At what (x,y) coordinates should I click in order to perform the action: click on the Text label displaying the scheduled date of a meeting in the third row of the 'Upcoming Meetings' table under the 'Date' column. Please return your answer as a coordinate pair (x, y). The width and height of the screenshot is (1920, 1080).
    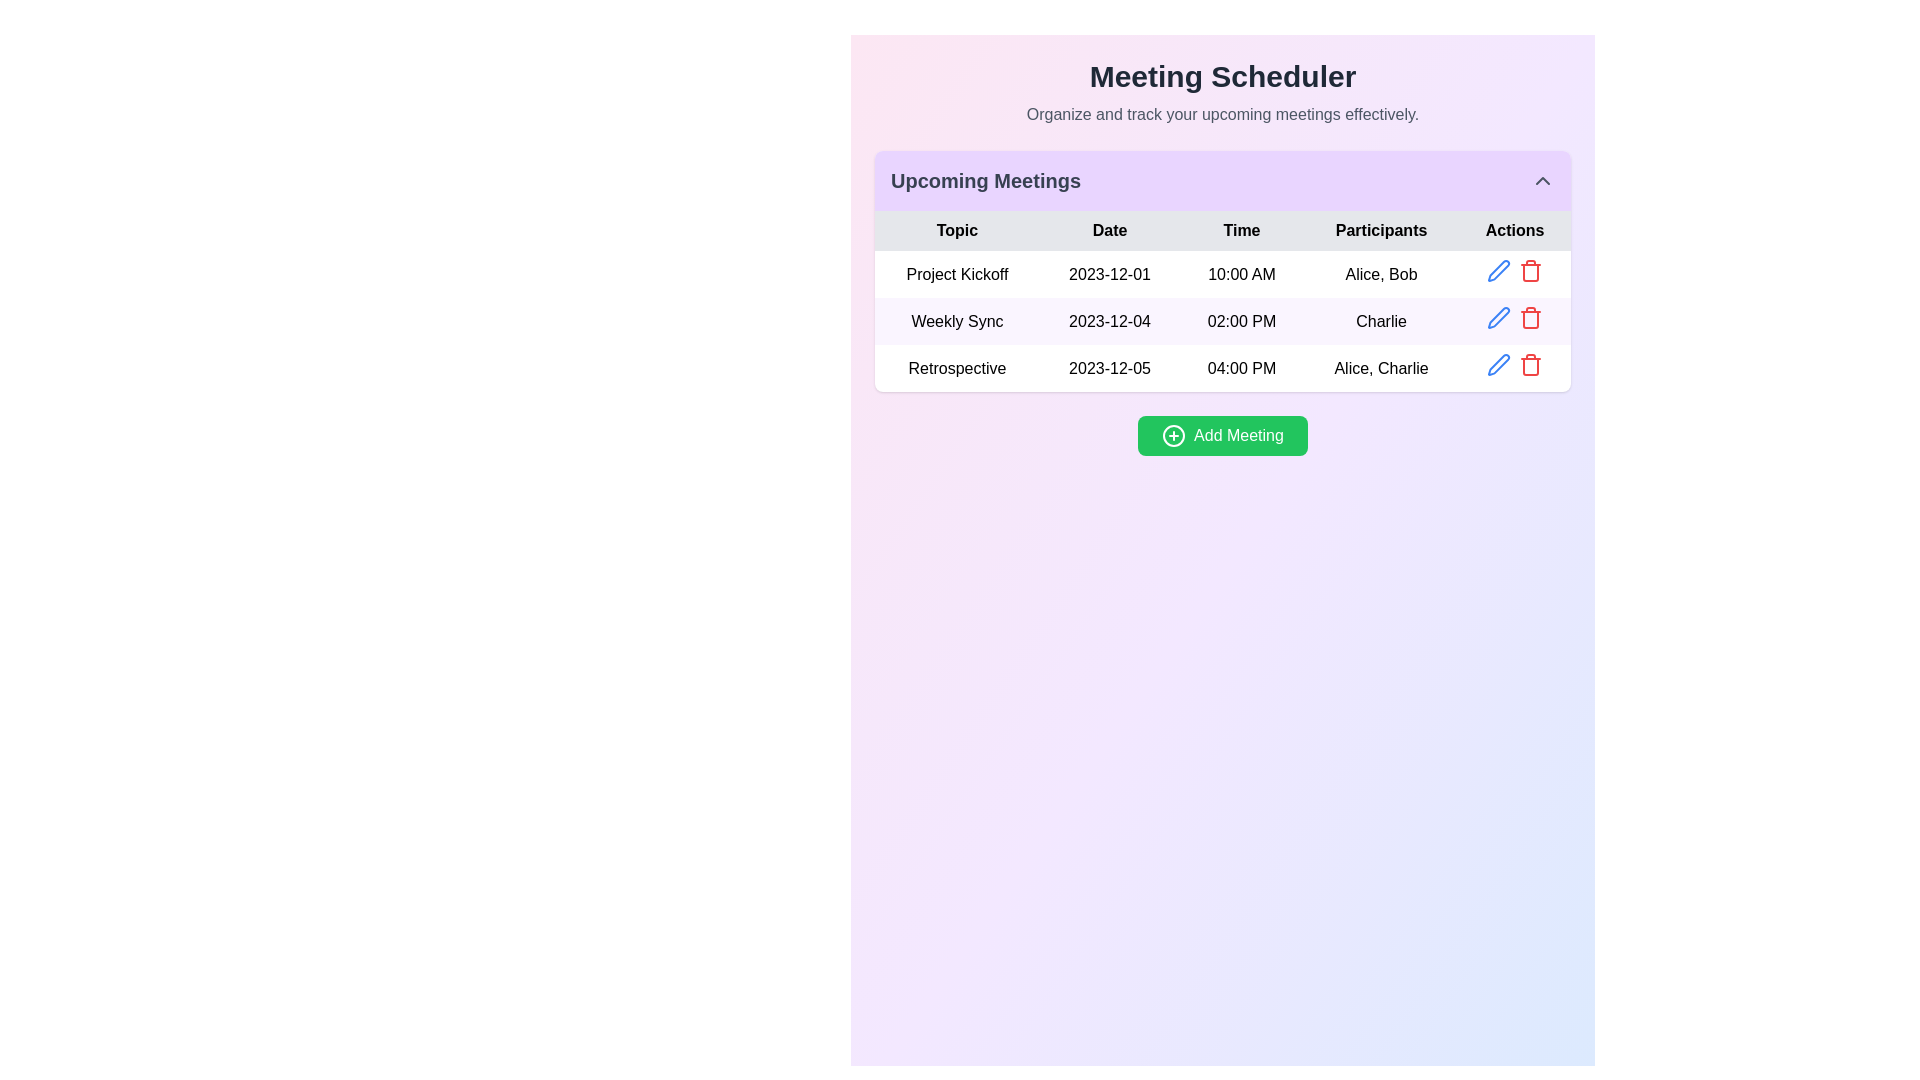
    Looking at the image, I should click on (1108, 368).